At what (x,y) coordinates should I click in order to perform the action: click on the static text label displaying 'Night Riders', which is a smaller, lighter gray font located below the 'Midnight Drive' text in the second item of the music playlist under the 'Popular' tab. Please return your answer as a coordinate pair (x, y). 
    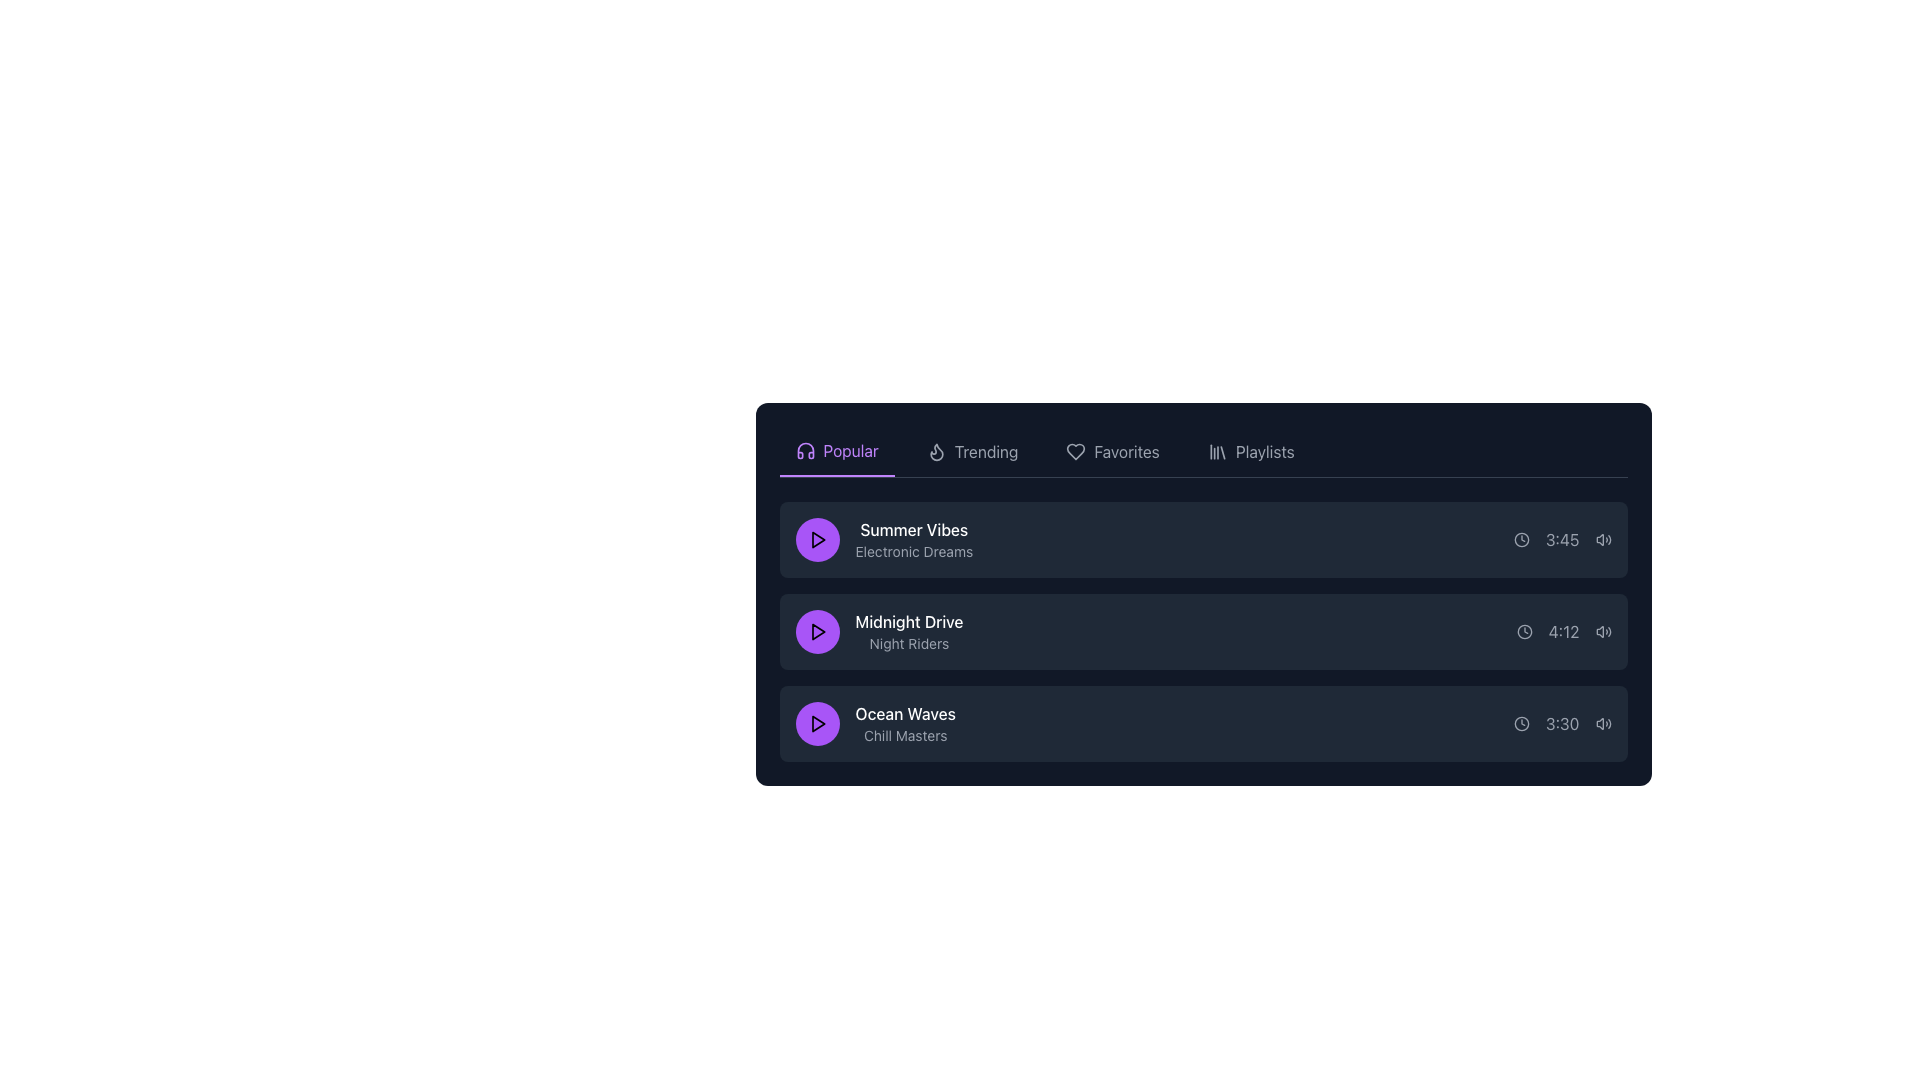
    Looking at the image, I should click on (908, 644).